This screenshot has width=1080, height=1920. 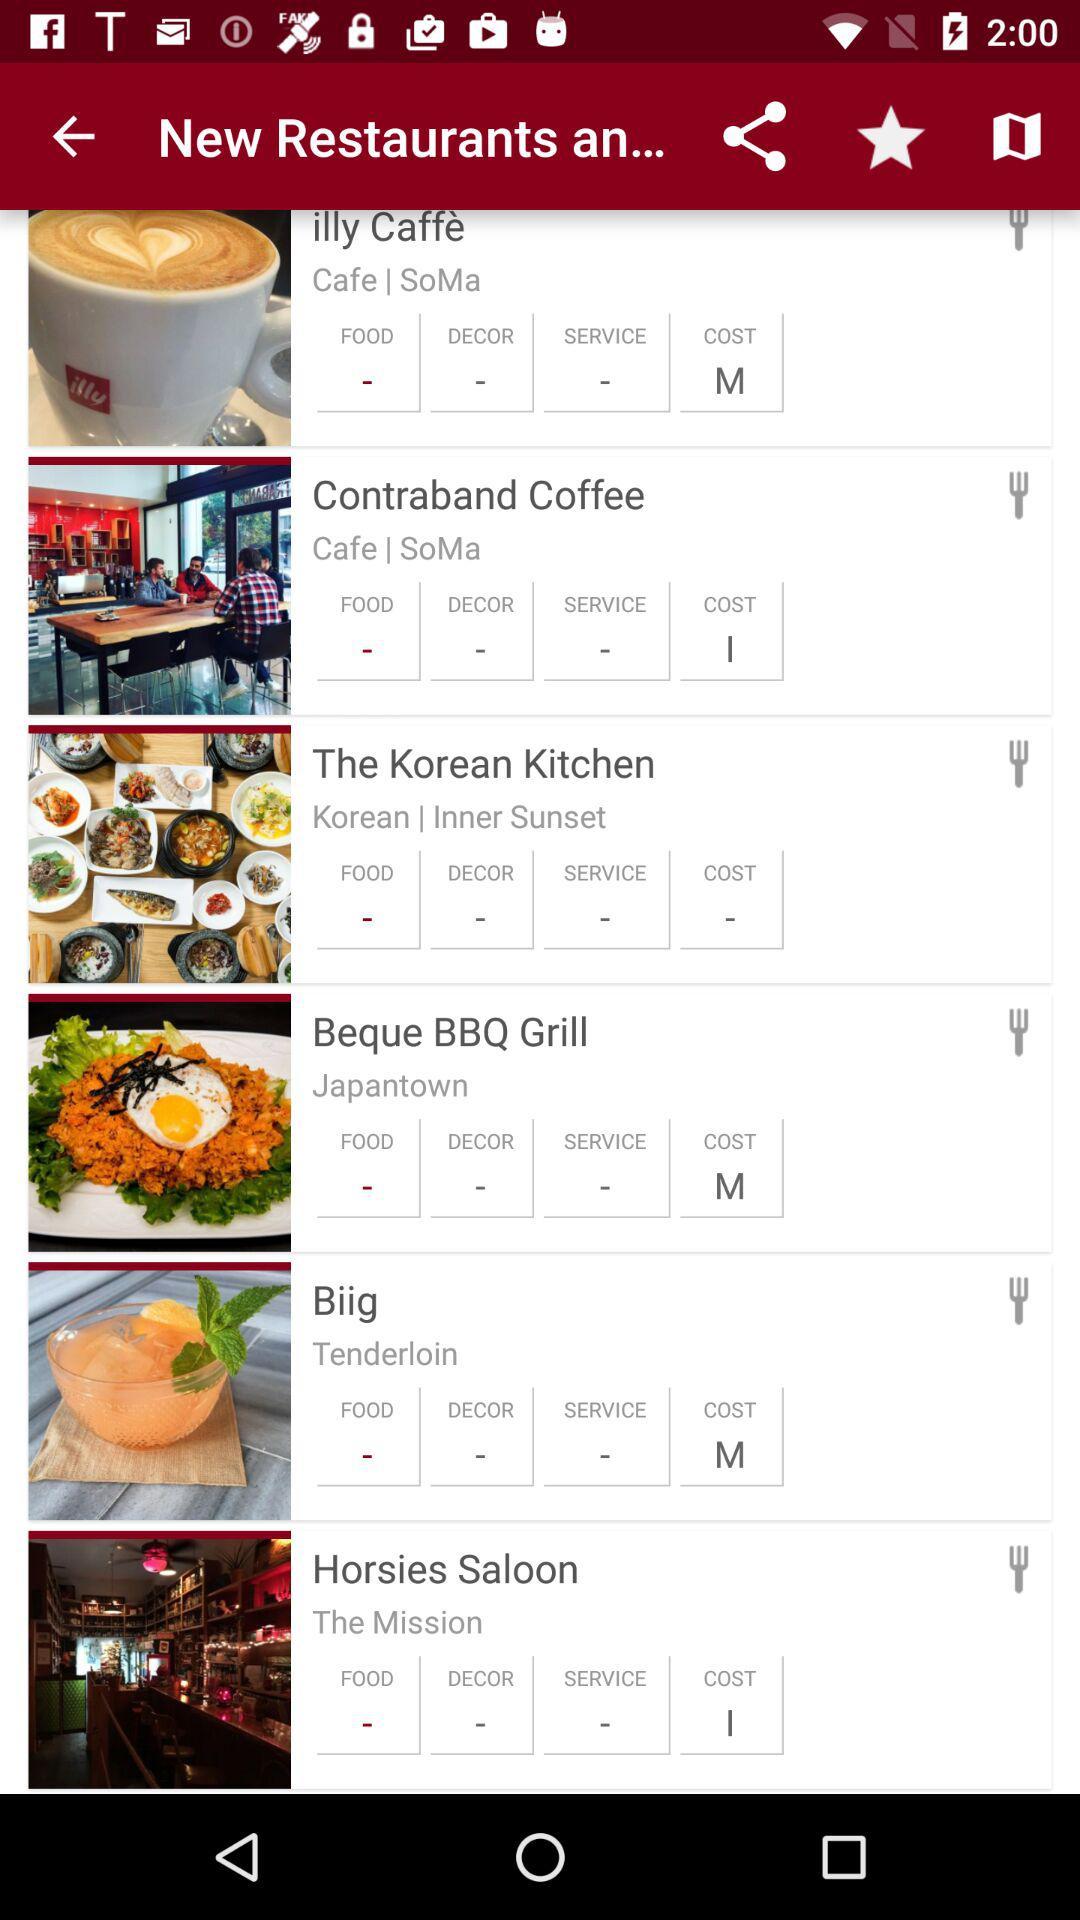 What do you see at coordinates (604, 915) in the screenshot?
I see `item to the left of cost item` at bounding box center [604, 915].